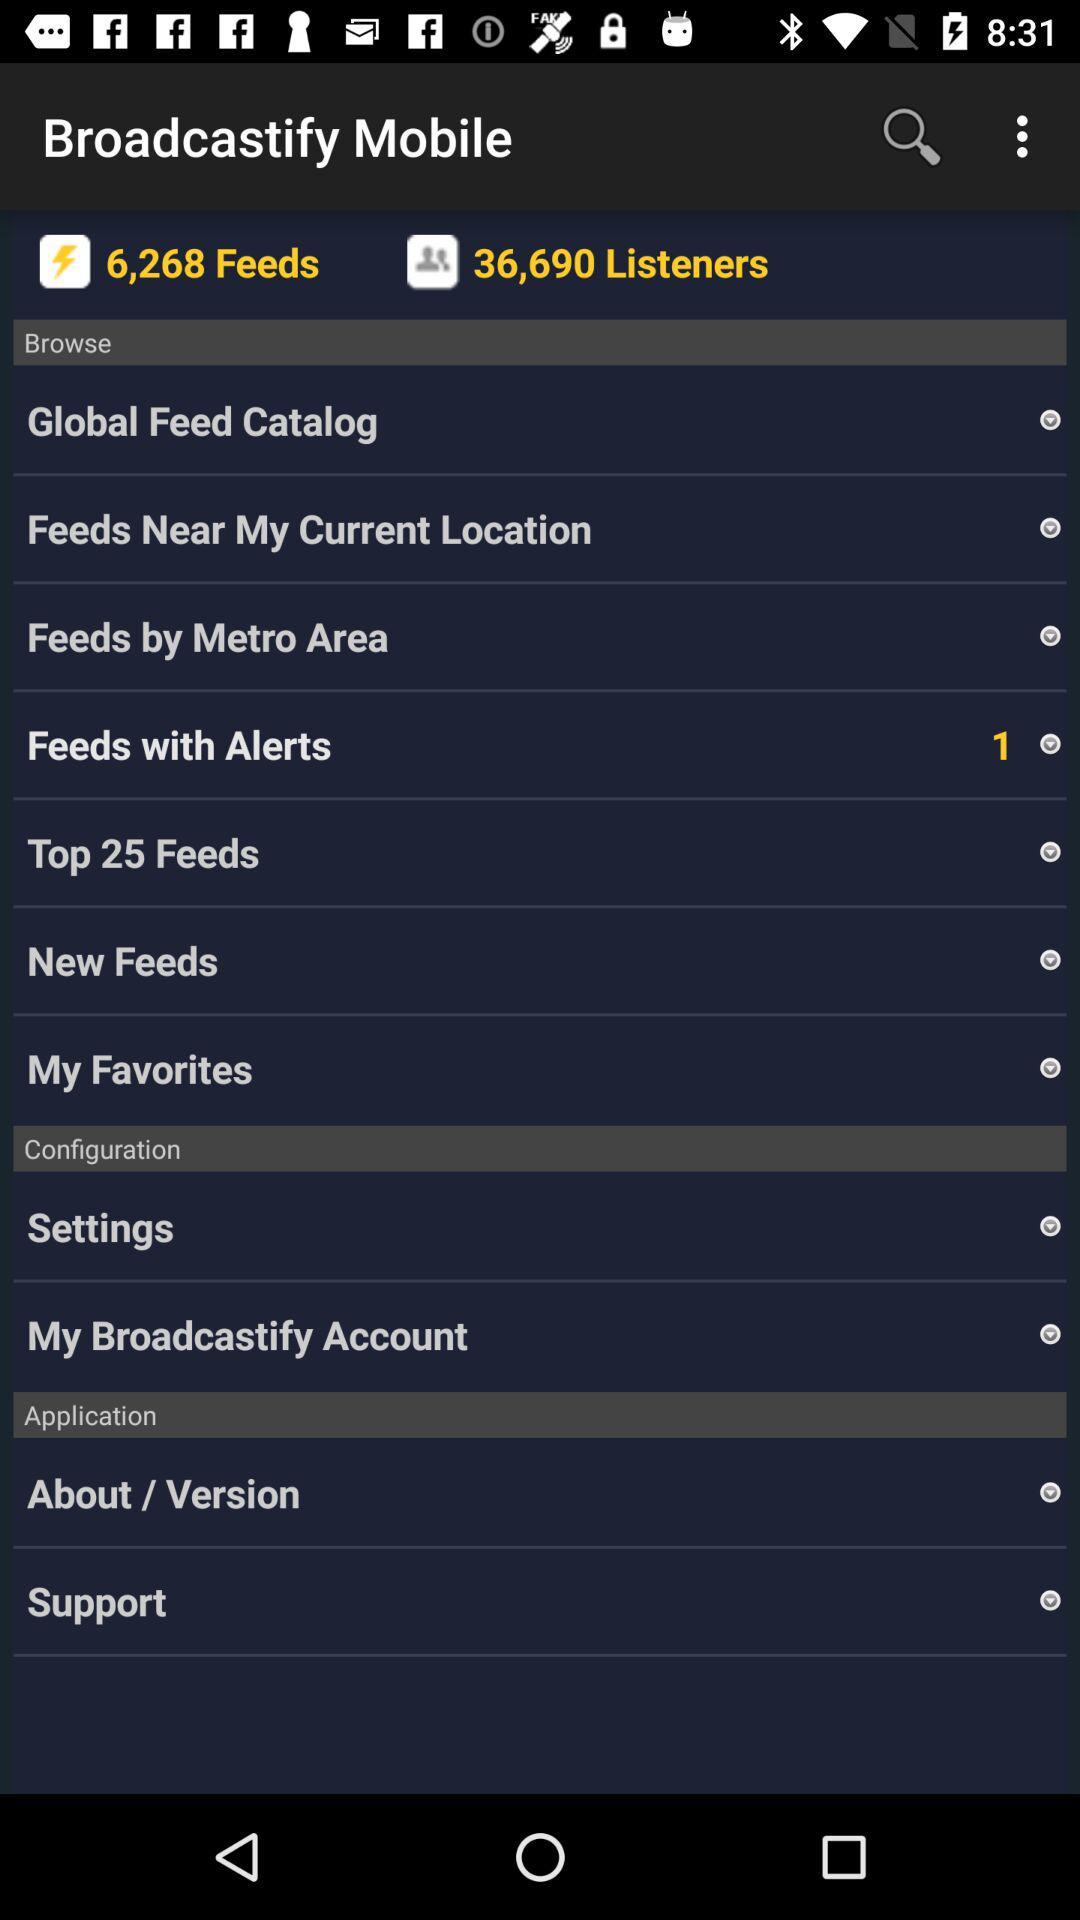  I want to click on icon above the top 25 feeds item, so click(1049, 743).